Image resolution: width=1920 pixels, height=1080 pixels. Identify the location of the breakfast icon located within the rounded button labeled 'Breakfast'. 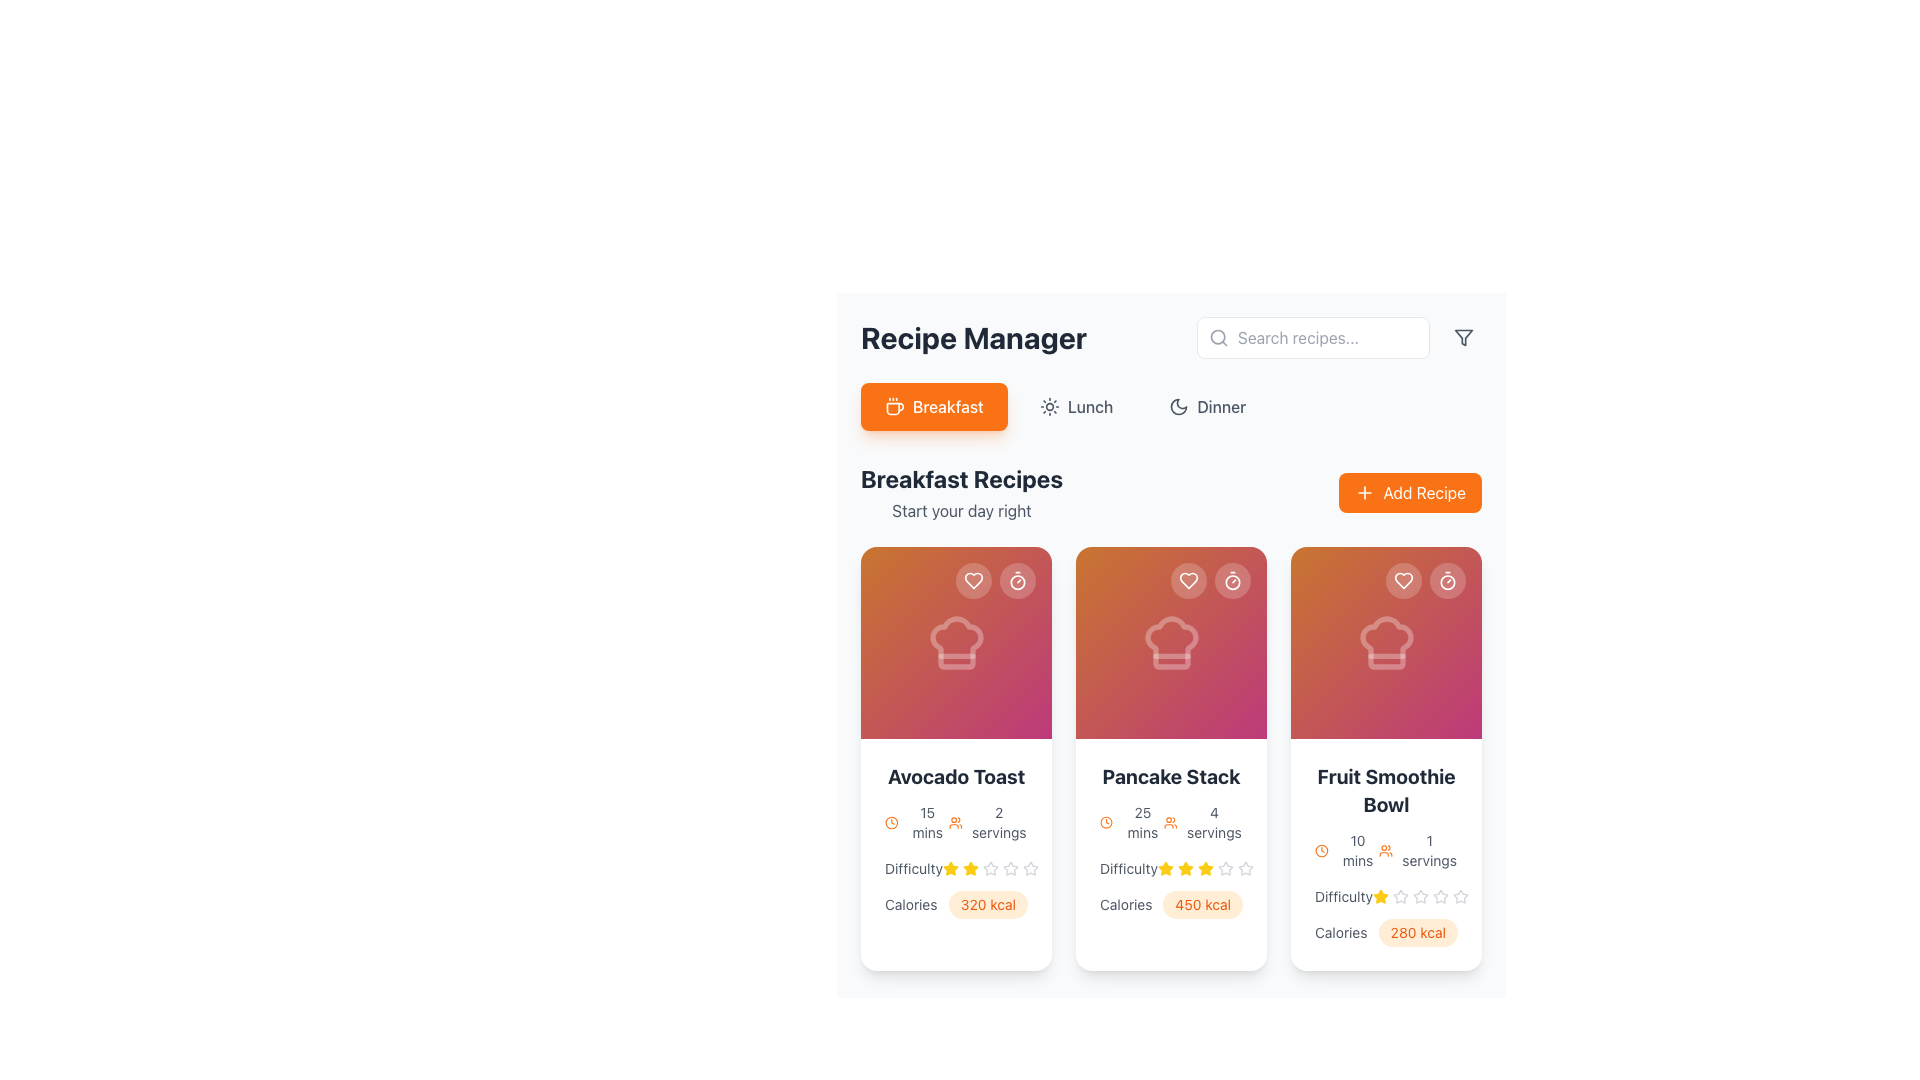
(893, 406).